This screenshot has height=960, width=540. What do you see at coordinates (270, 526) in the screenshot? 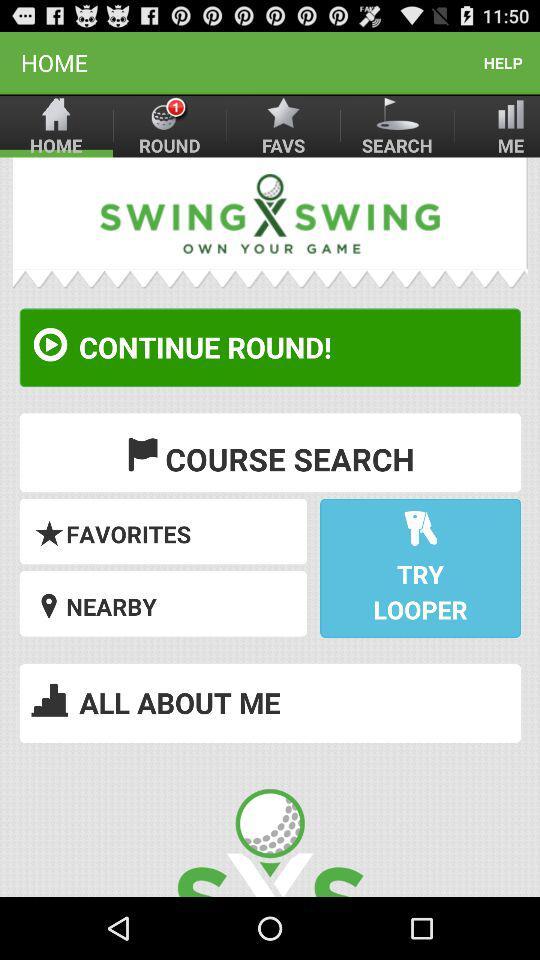
I see `list option` at bounding box center [270, 526].